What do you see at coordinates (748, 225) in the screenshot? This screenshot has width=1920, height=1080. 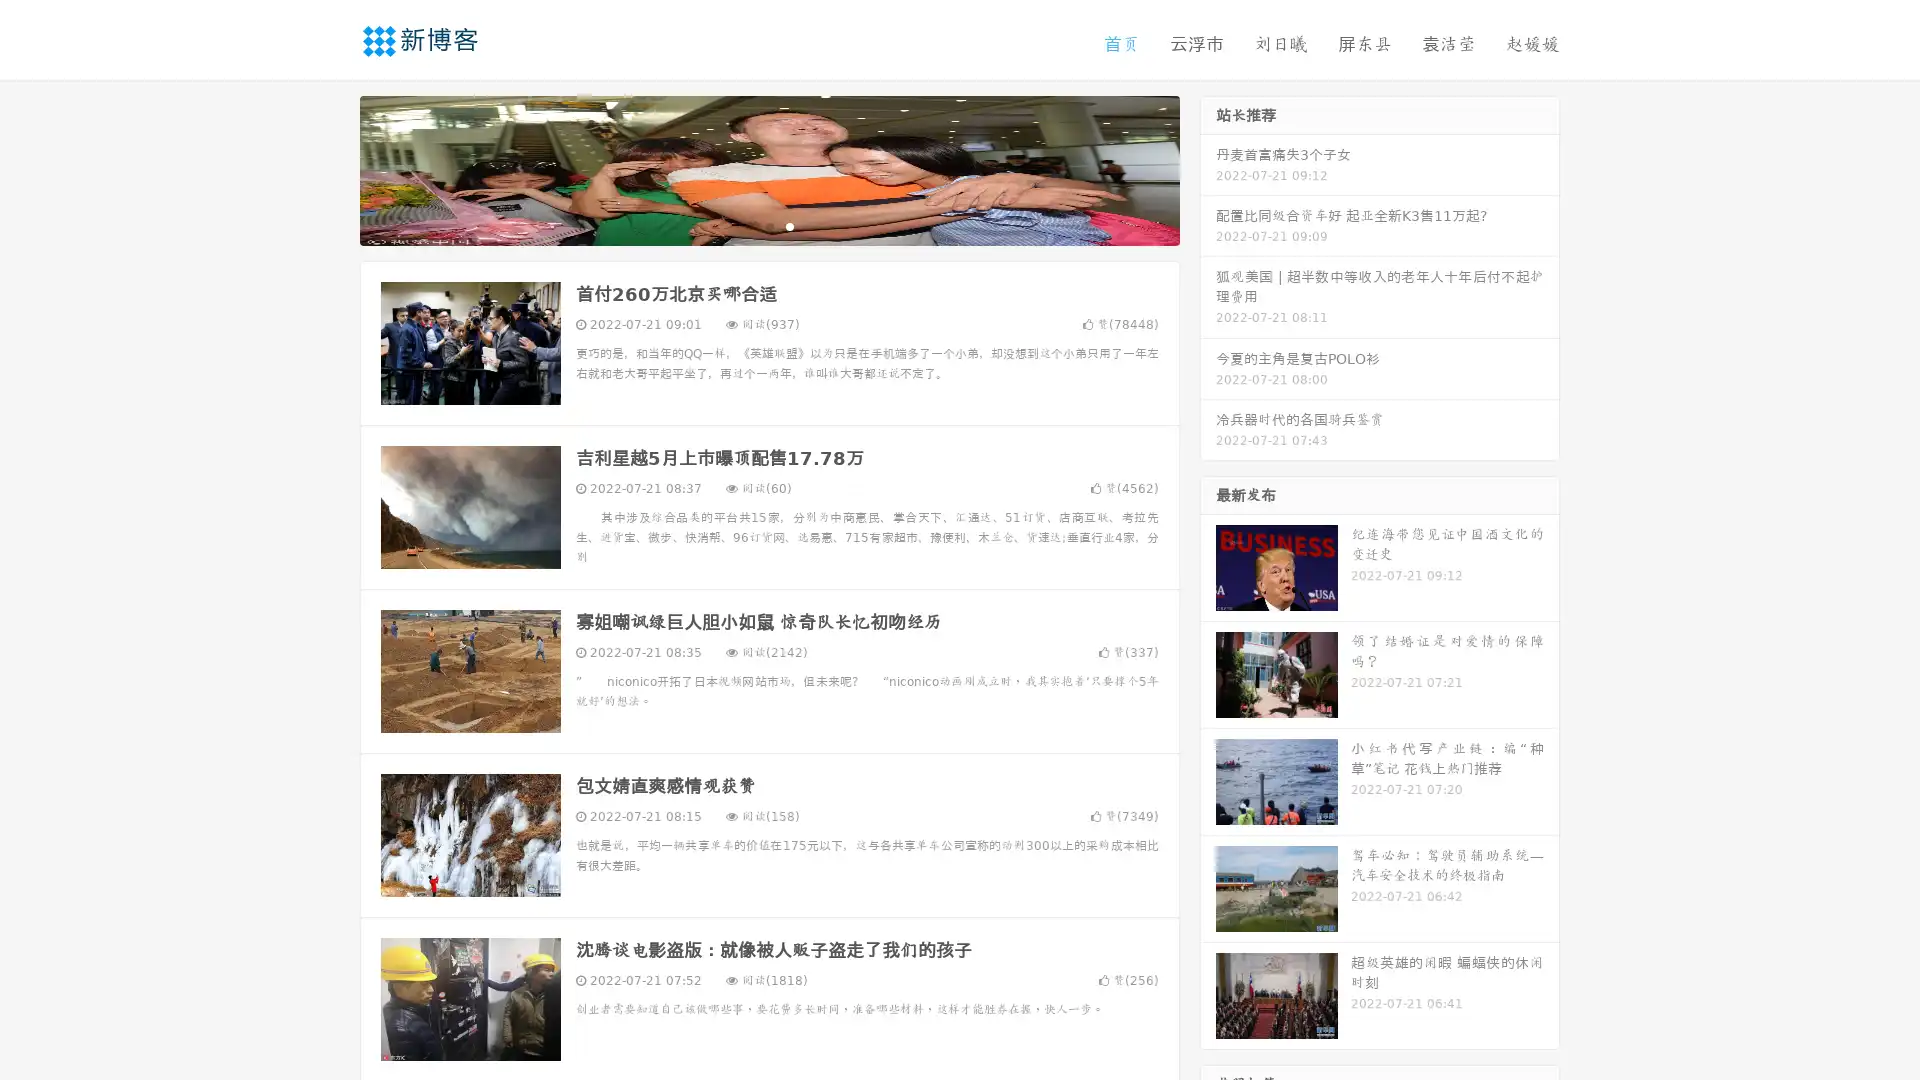 I see `Go to slide 1` at bounding box center [748, 225].